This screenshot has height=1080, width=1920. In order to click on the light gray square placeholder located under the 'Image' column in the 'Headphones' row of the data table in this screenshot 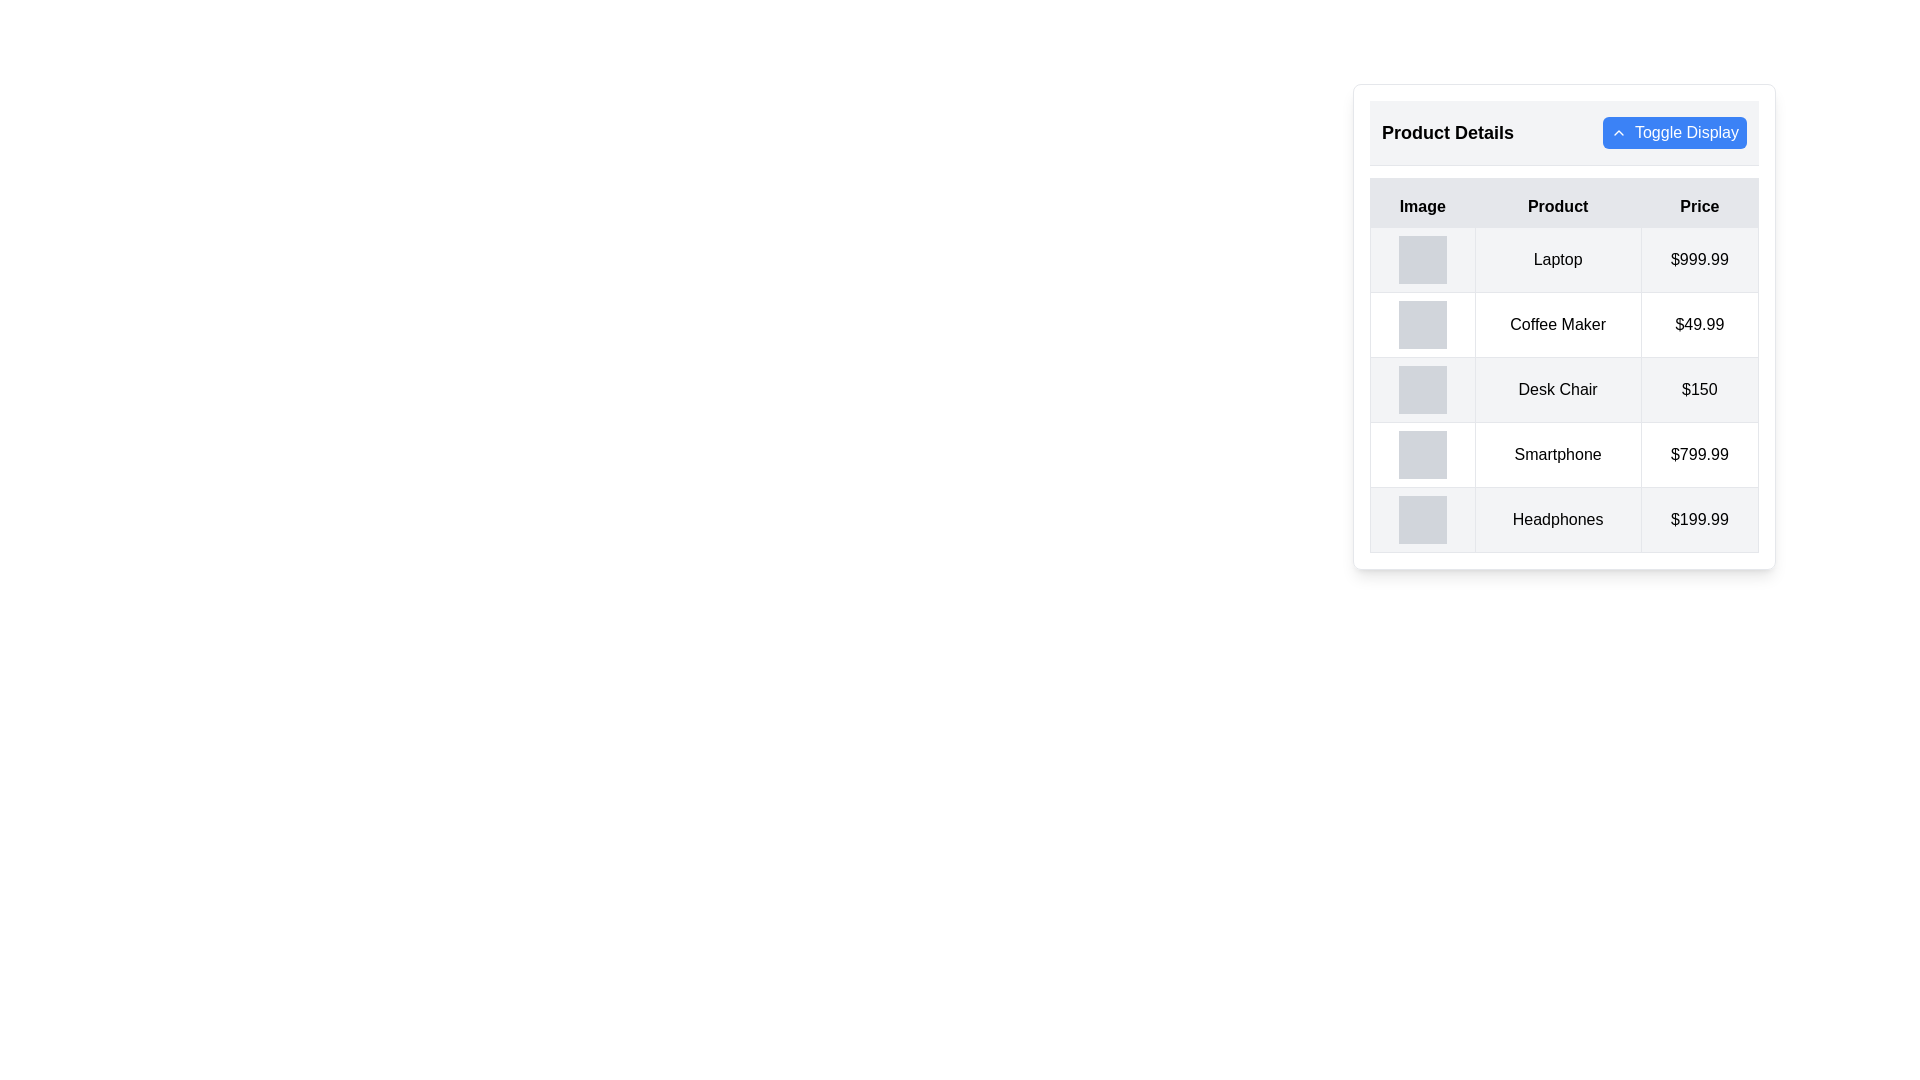, I will do `click(1421, 519)`.